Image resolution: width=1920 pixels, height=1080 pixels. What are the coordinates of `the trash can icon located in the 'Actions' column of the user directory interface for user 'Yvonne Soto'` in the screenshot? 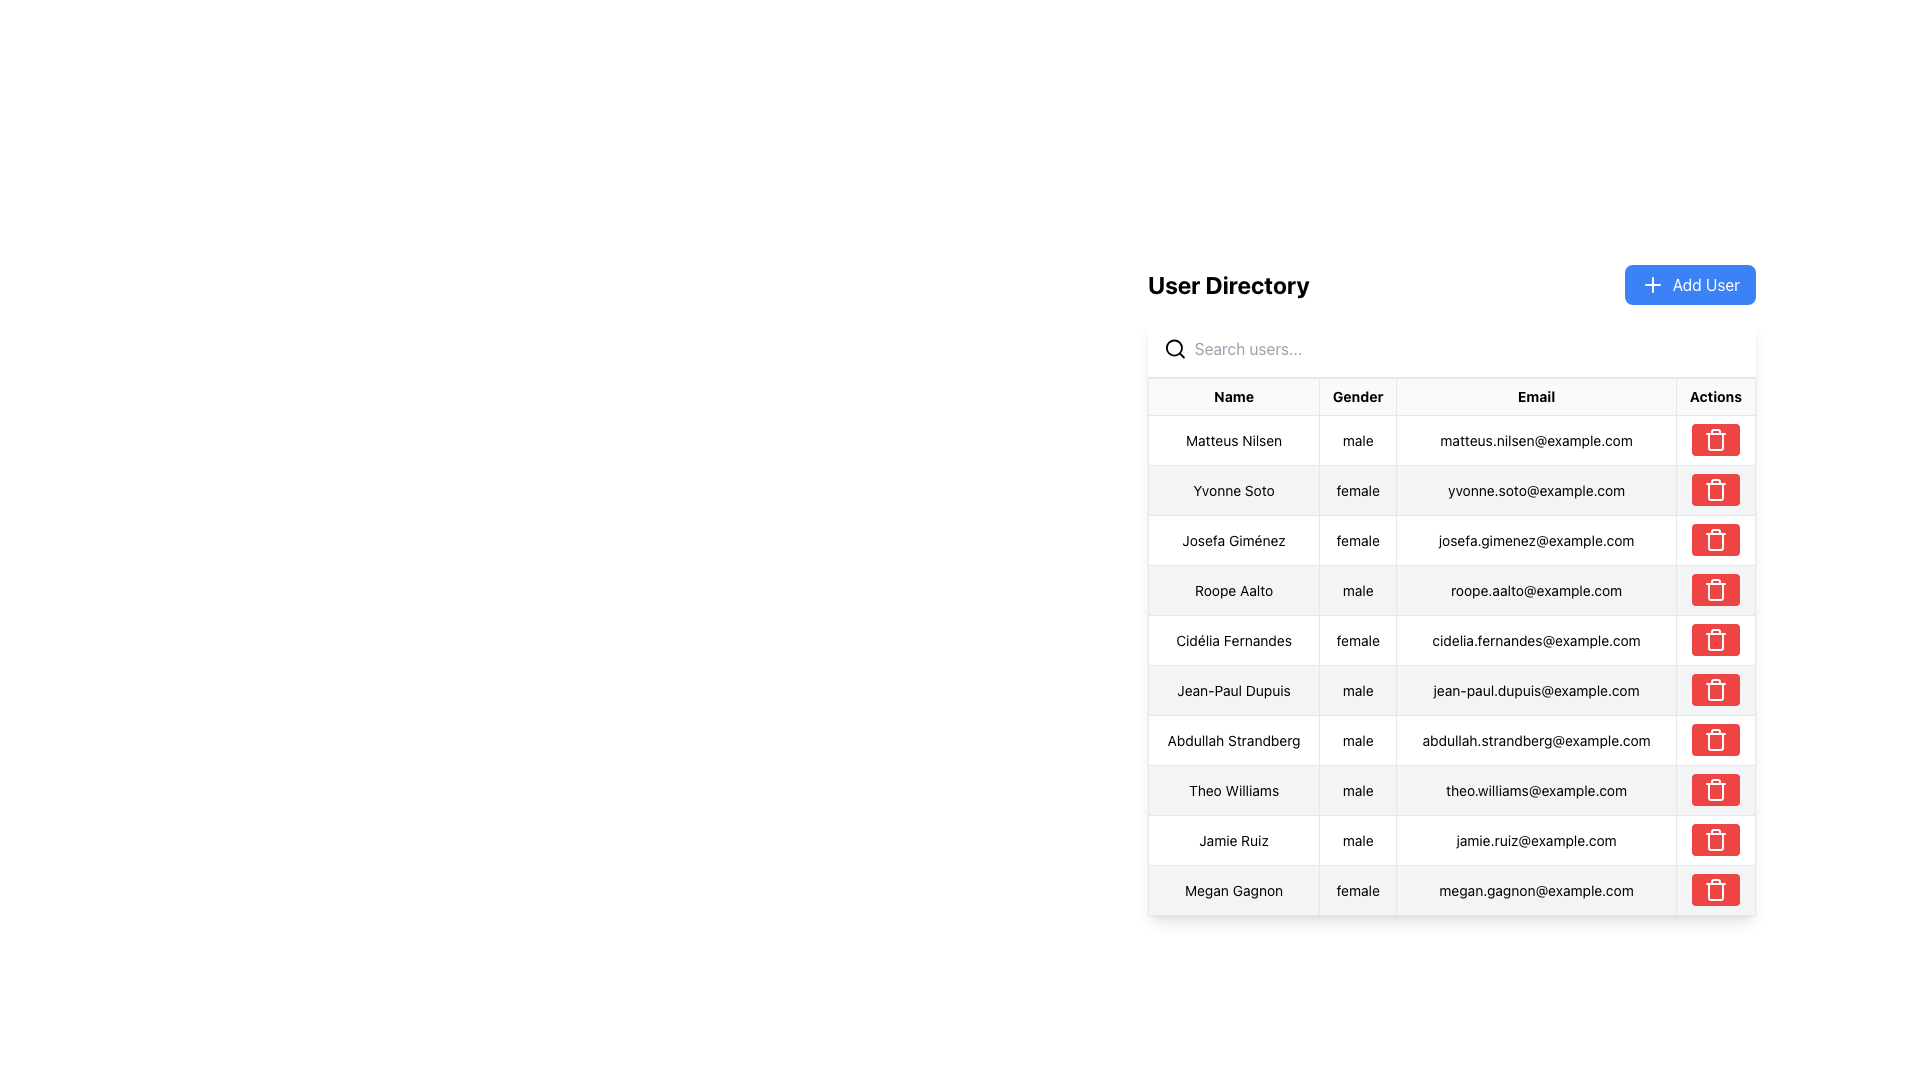 It's located at (1714, 489).